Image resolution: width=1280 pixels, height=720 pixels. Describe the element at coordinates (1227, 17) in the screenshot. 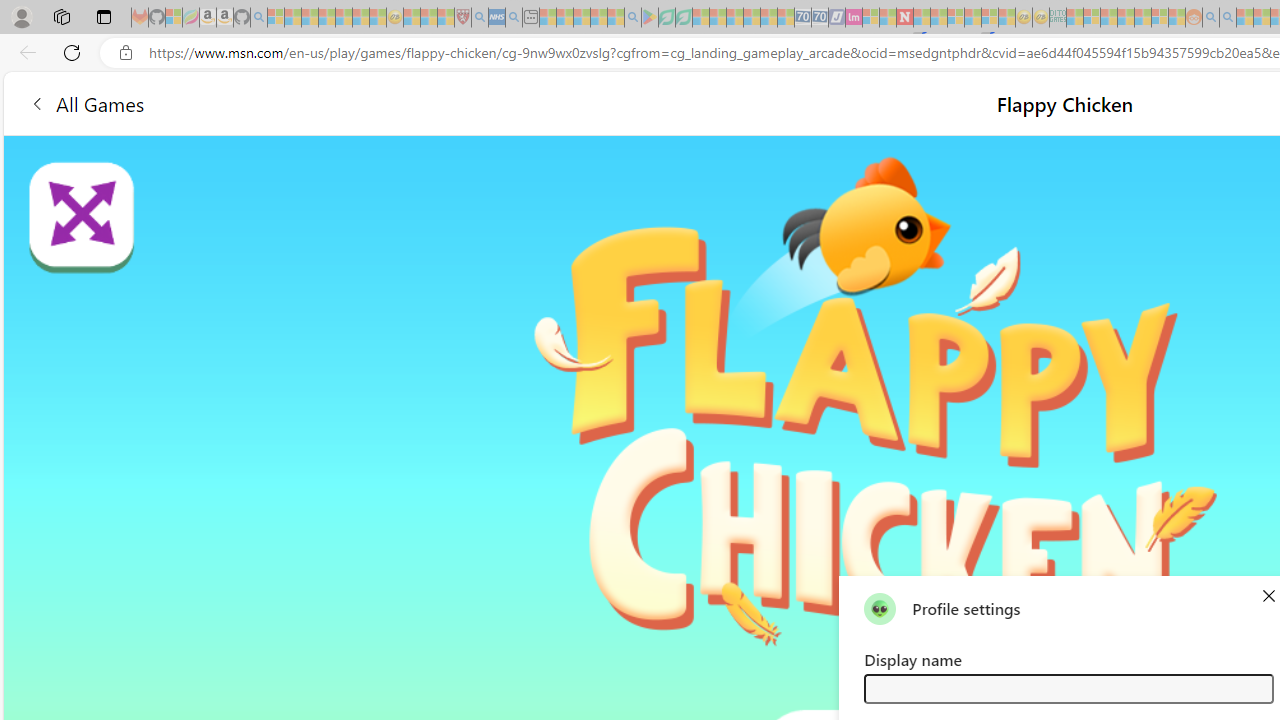

I see `'Utah sues federal government - Search - Sleeping'` at that location.